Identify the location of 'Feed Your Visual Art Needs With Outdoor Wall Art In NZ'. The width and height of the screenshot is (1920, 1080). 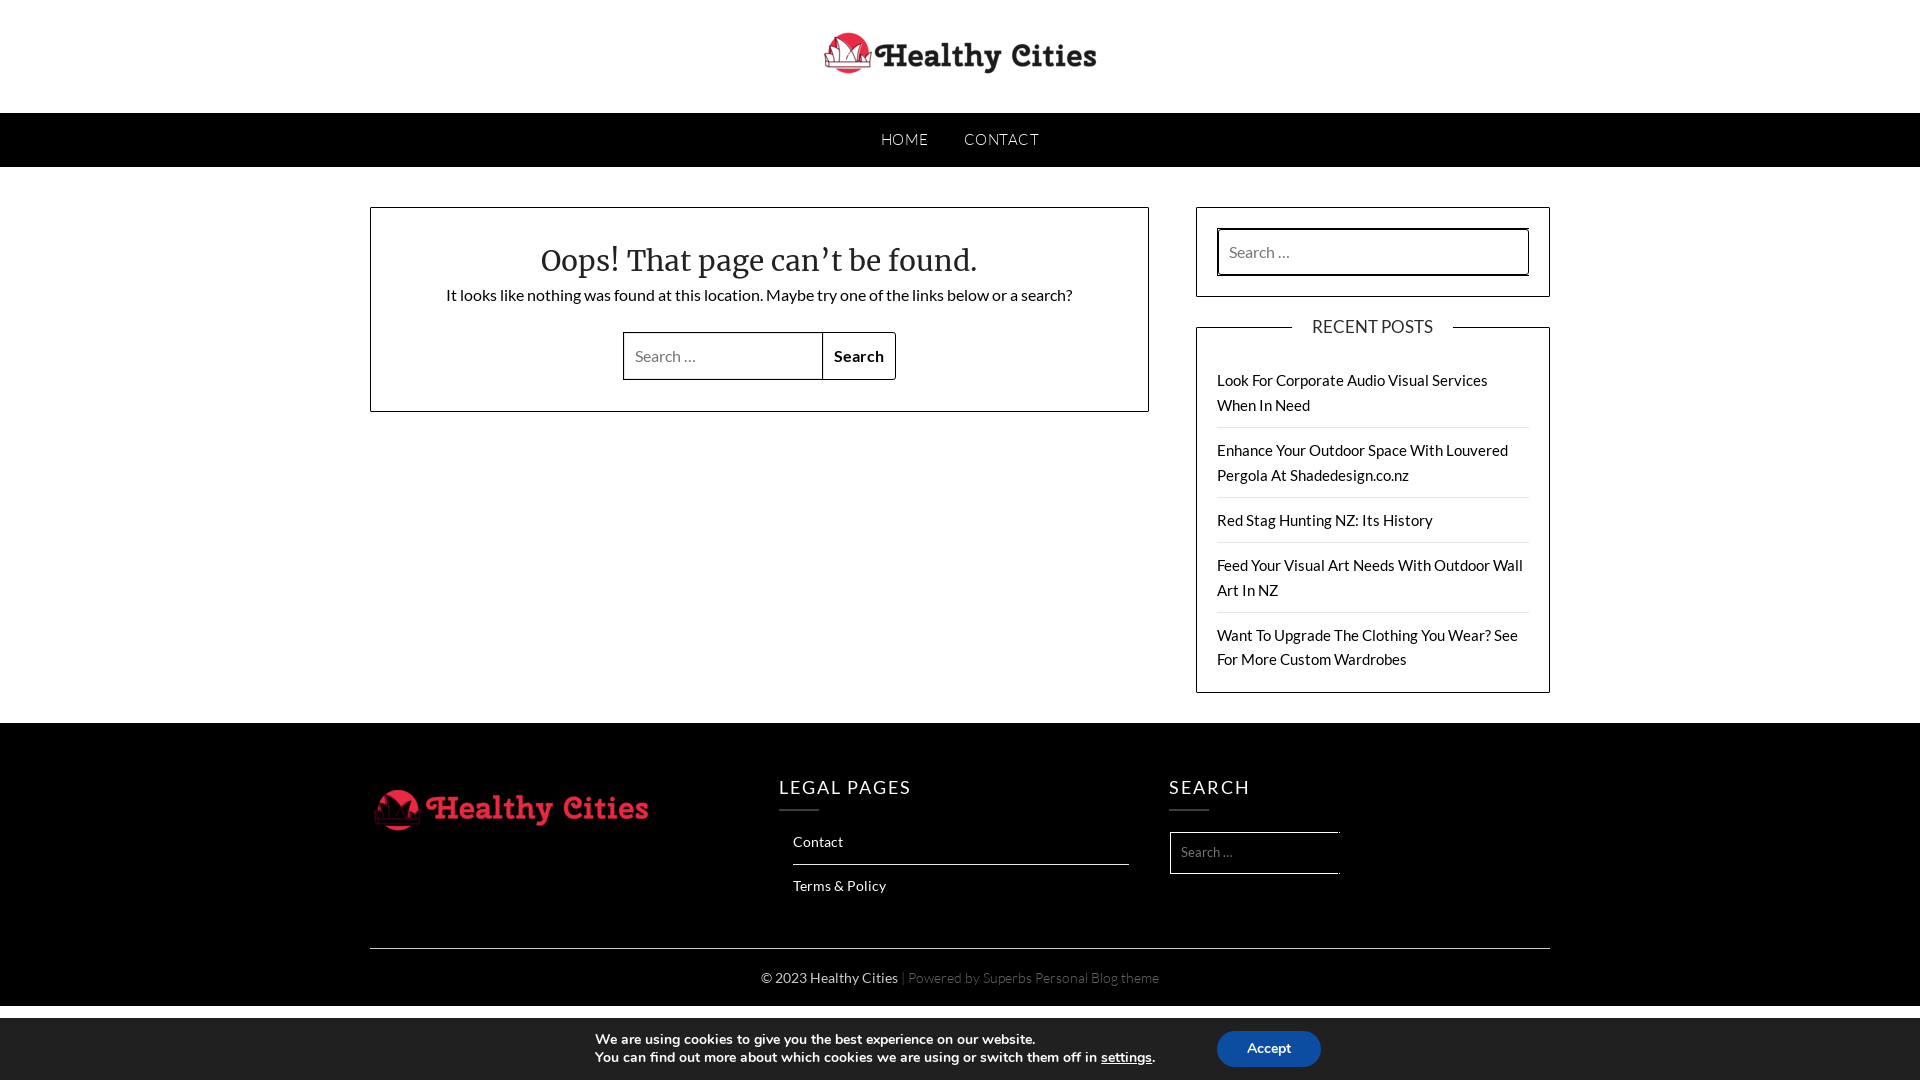
(1368, 577).